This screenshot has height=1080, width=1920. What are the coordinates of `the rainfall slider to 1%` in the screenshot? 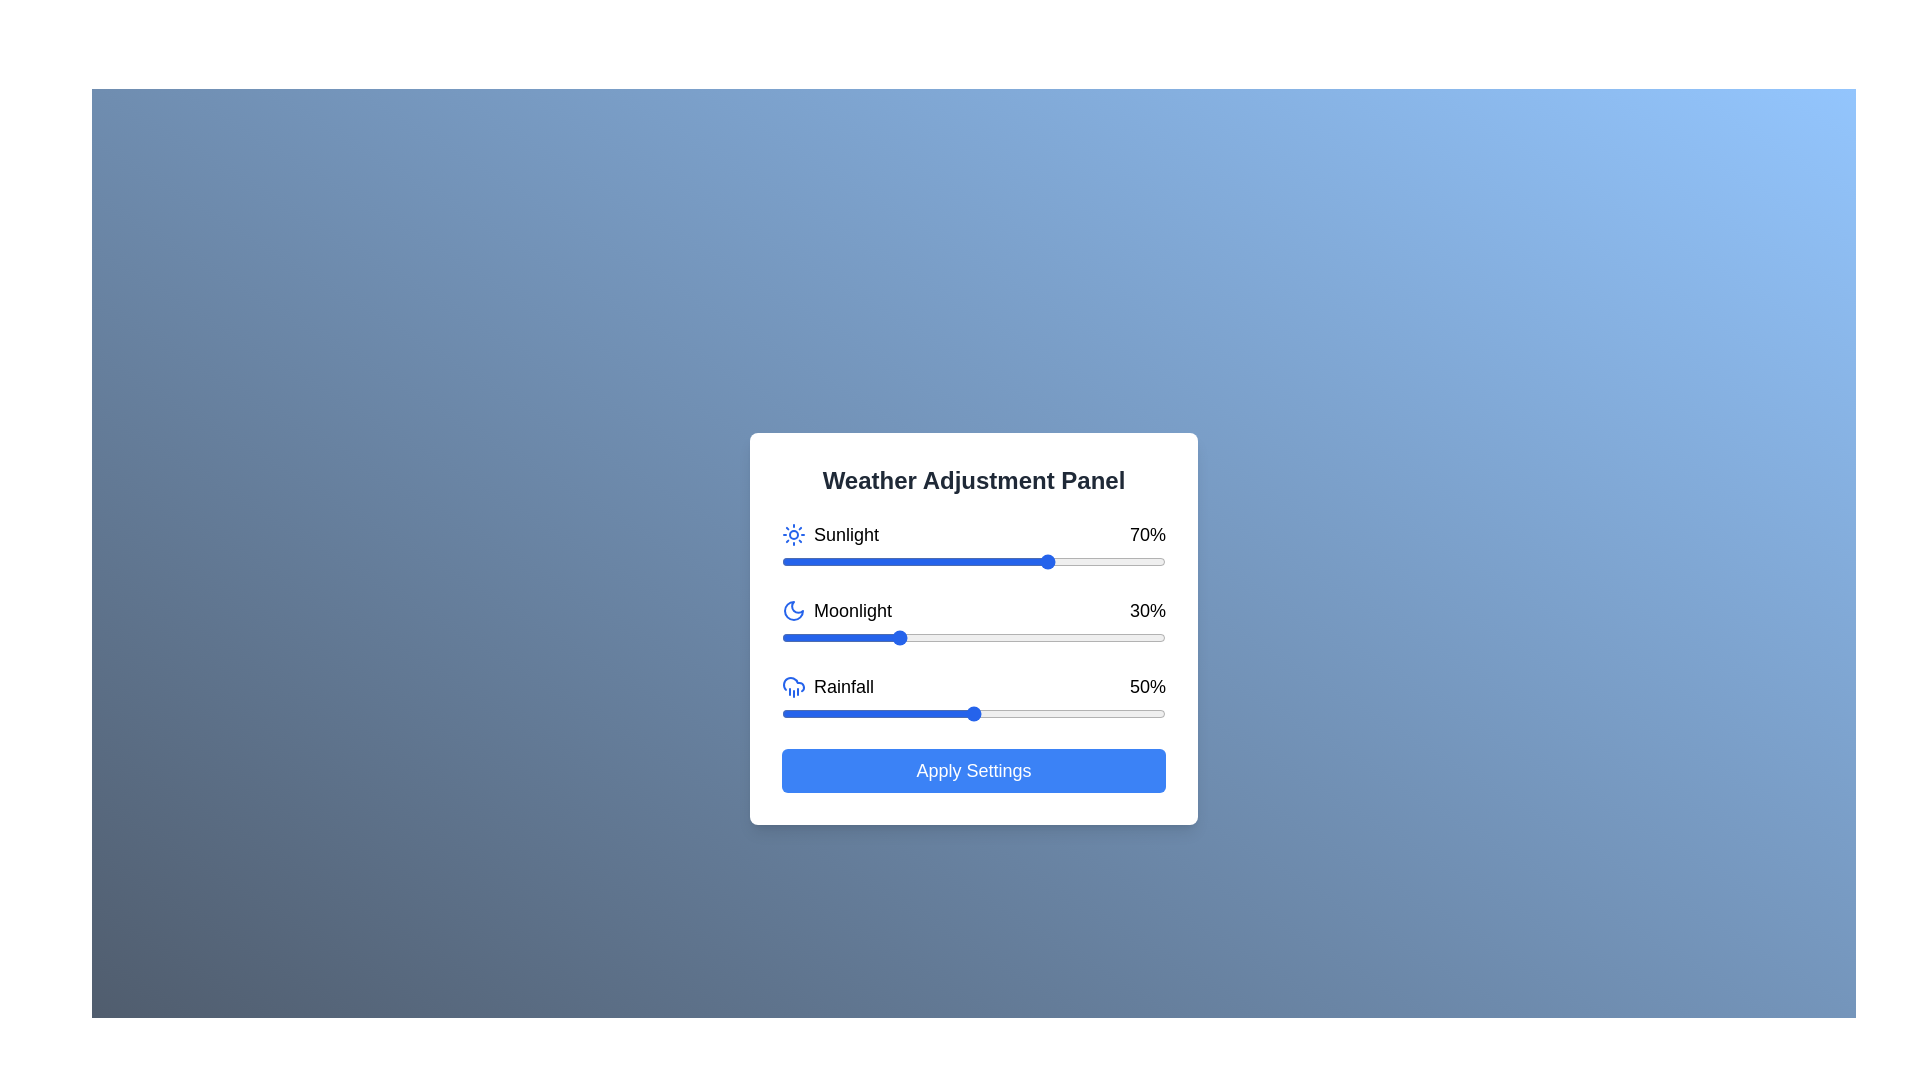 It's located at (784, 712).